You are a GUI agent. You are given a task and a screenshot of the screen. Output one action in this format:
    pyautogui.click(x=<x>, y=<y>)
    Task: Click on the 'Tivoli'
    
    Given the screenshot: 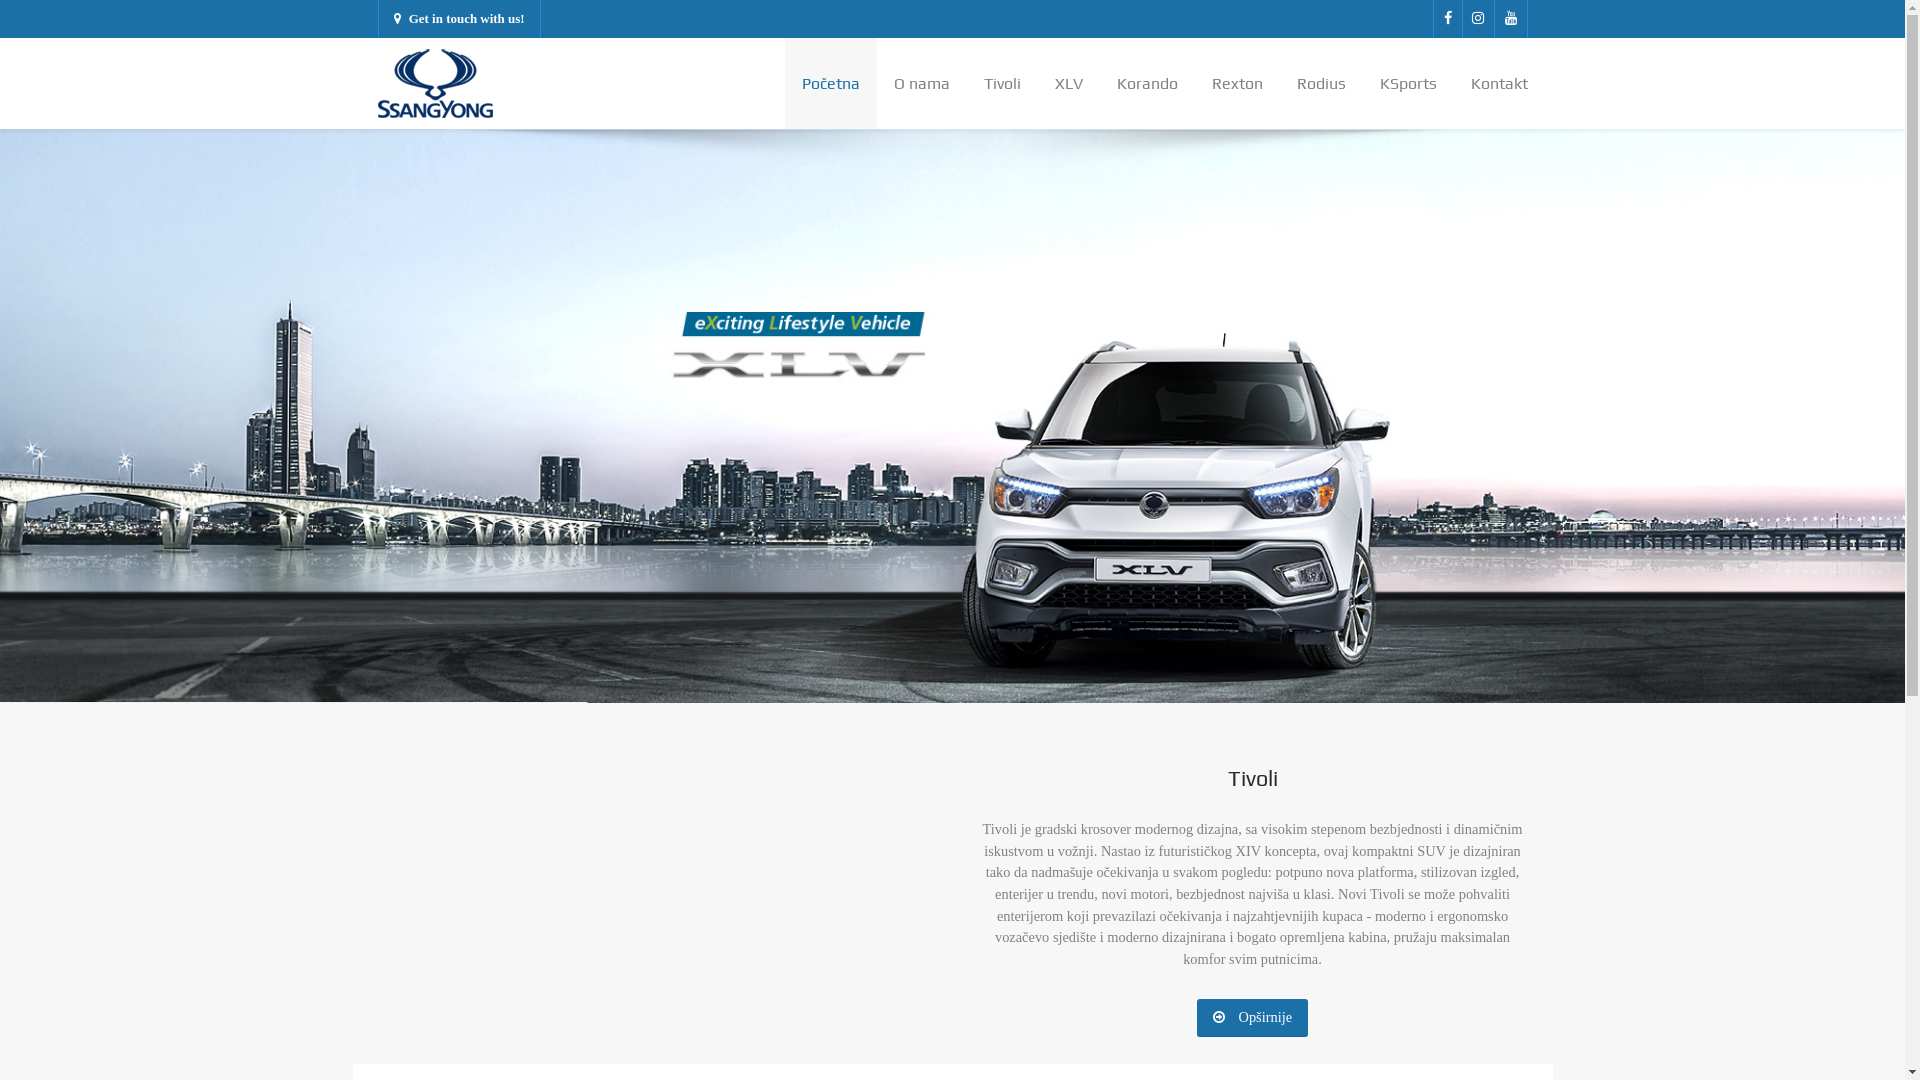 What is the action you would take?
    pyautogui.click(x=965, y=82)
    